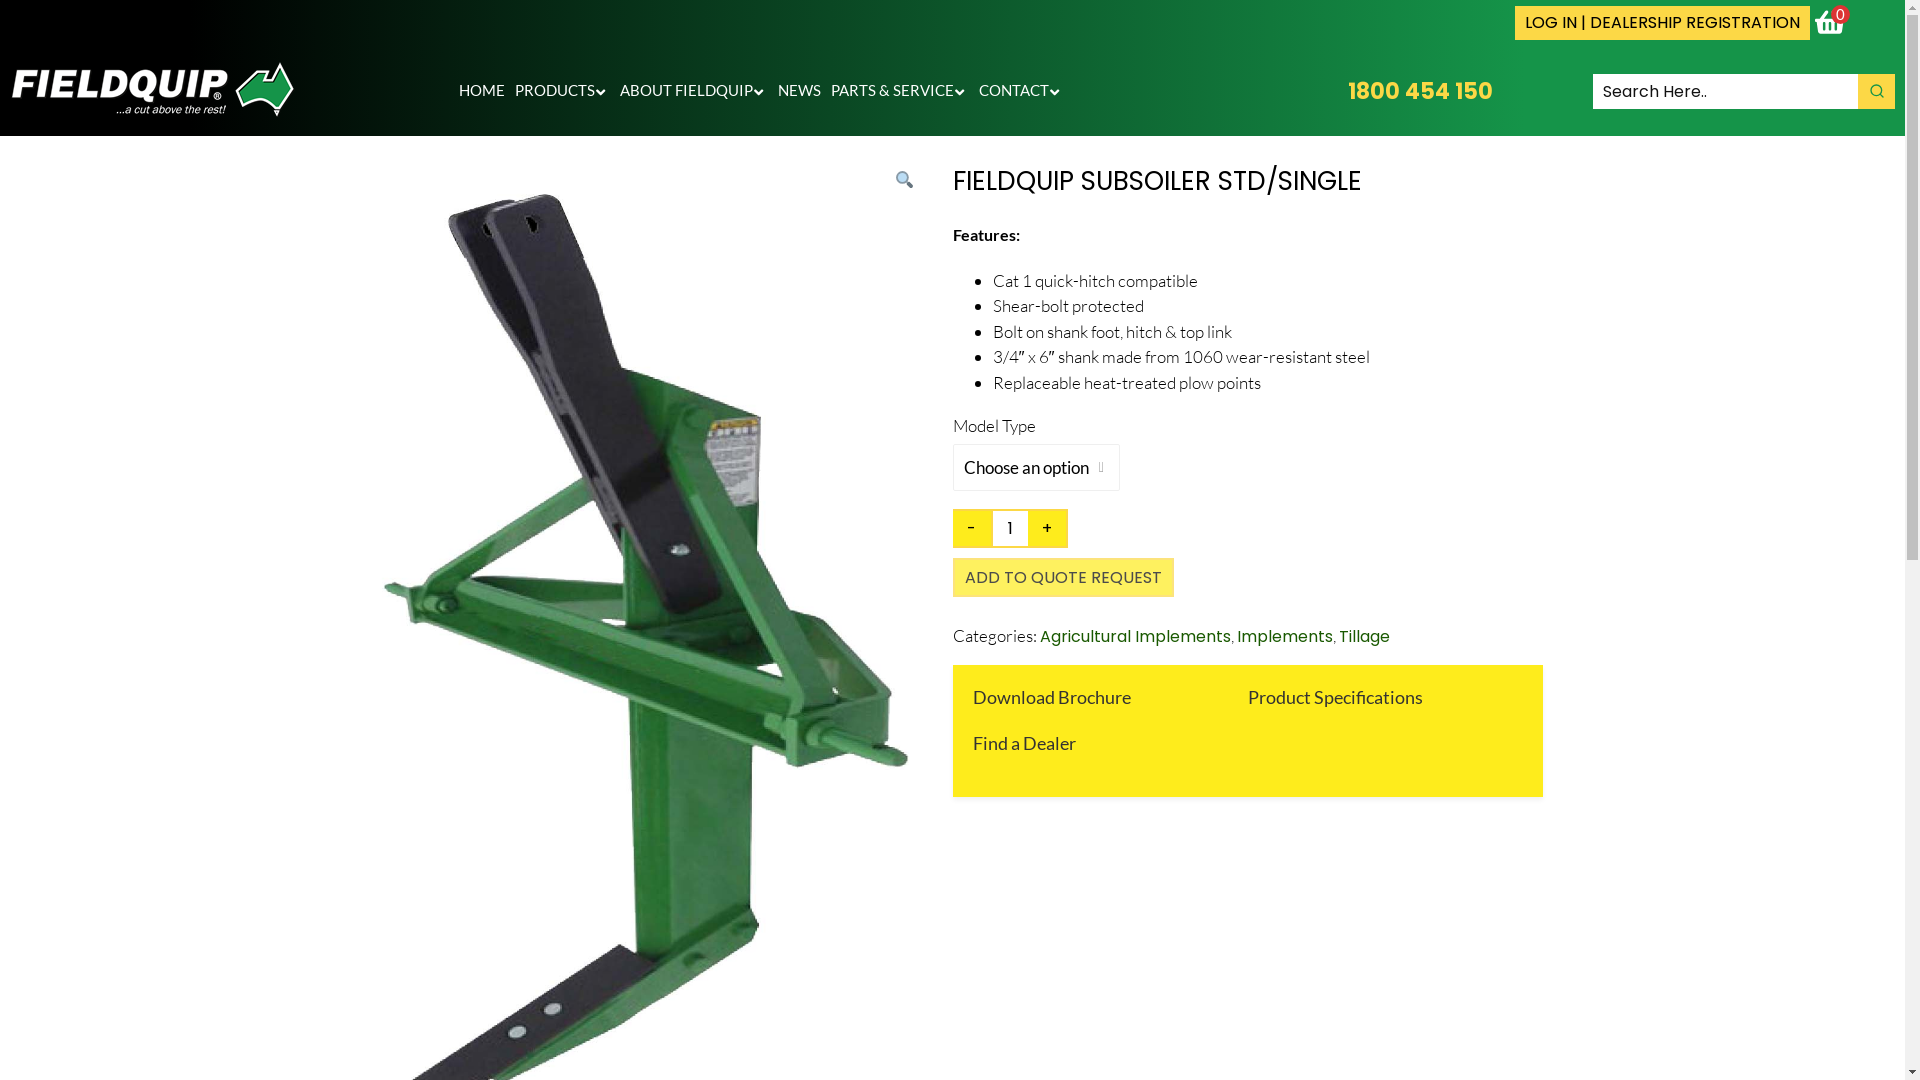 This screenshot has height=1080, width=1920. Describe the element at coordinates (1135, 636) in the screenshot. I see `'Agricultural Implements'` at that location.